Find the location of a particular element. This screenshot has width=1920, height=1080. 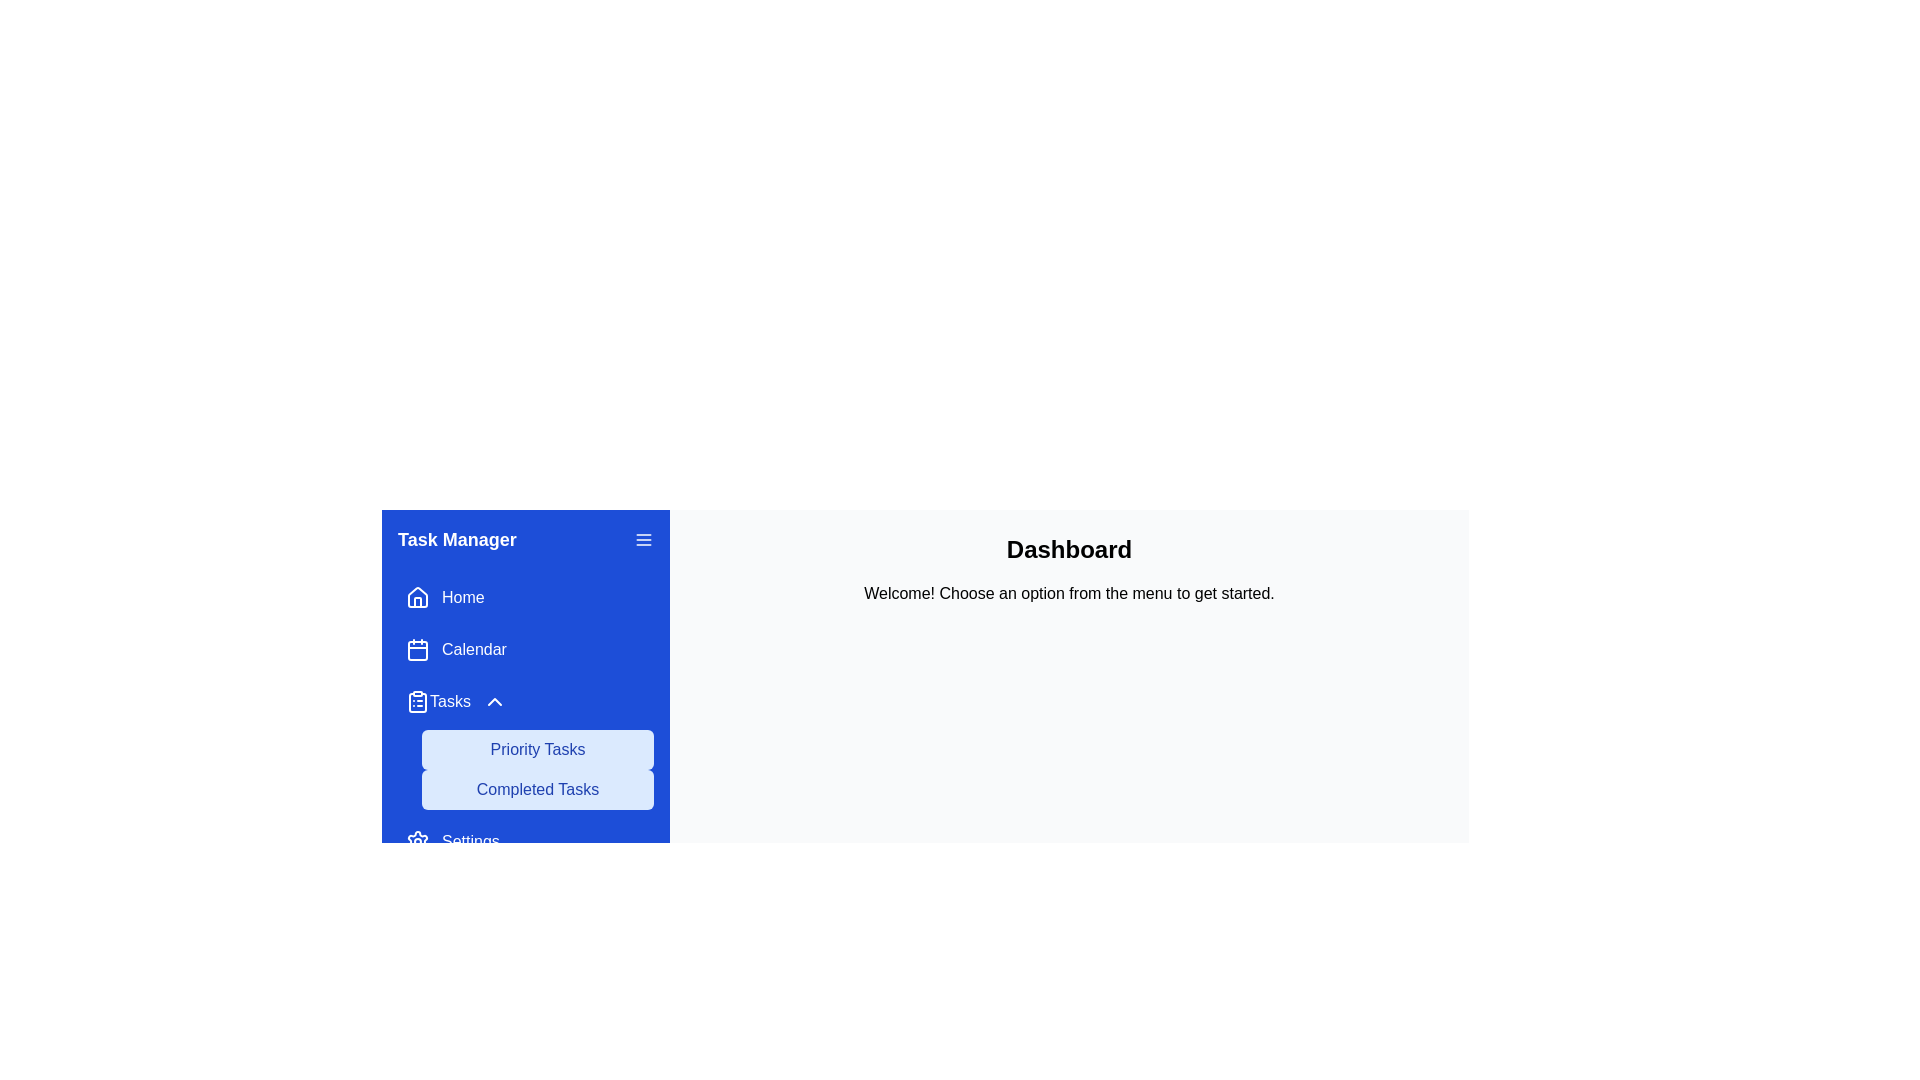

the upper button in the sidebar menu labeled 'Priority Tasks' is located at coordinates (537, 749).